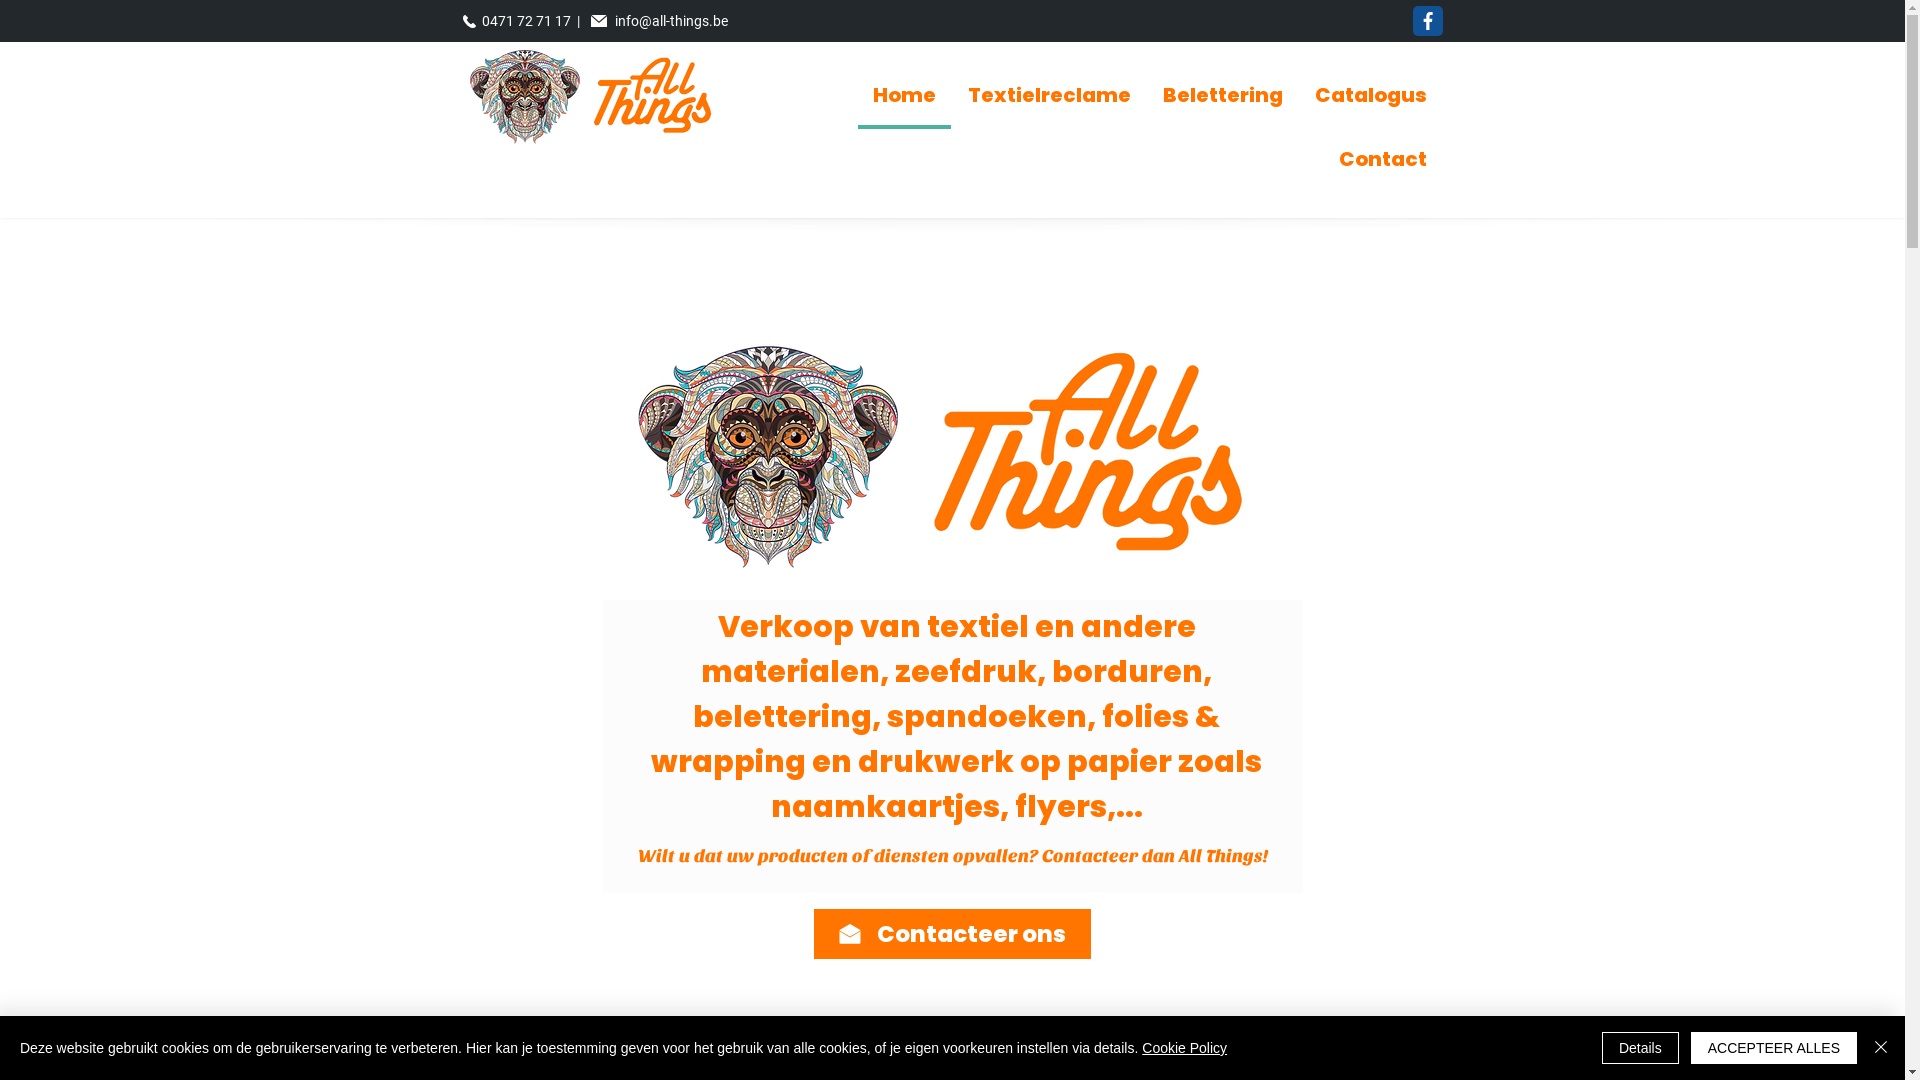  I want to click on 'ACCEPTEER ALLES', so click(1689, 1047).